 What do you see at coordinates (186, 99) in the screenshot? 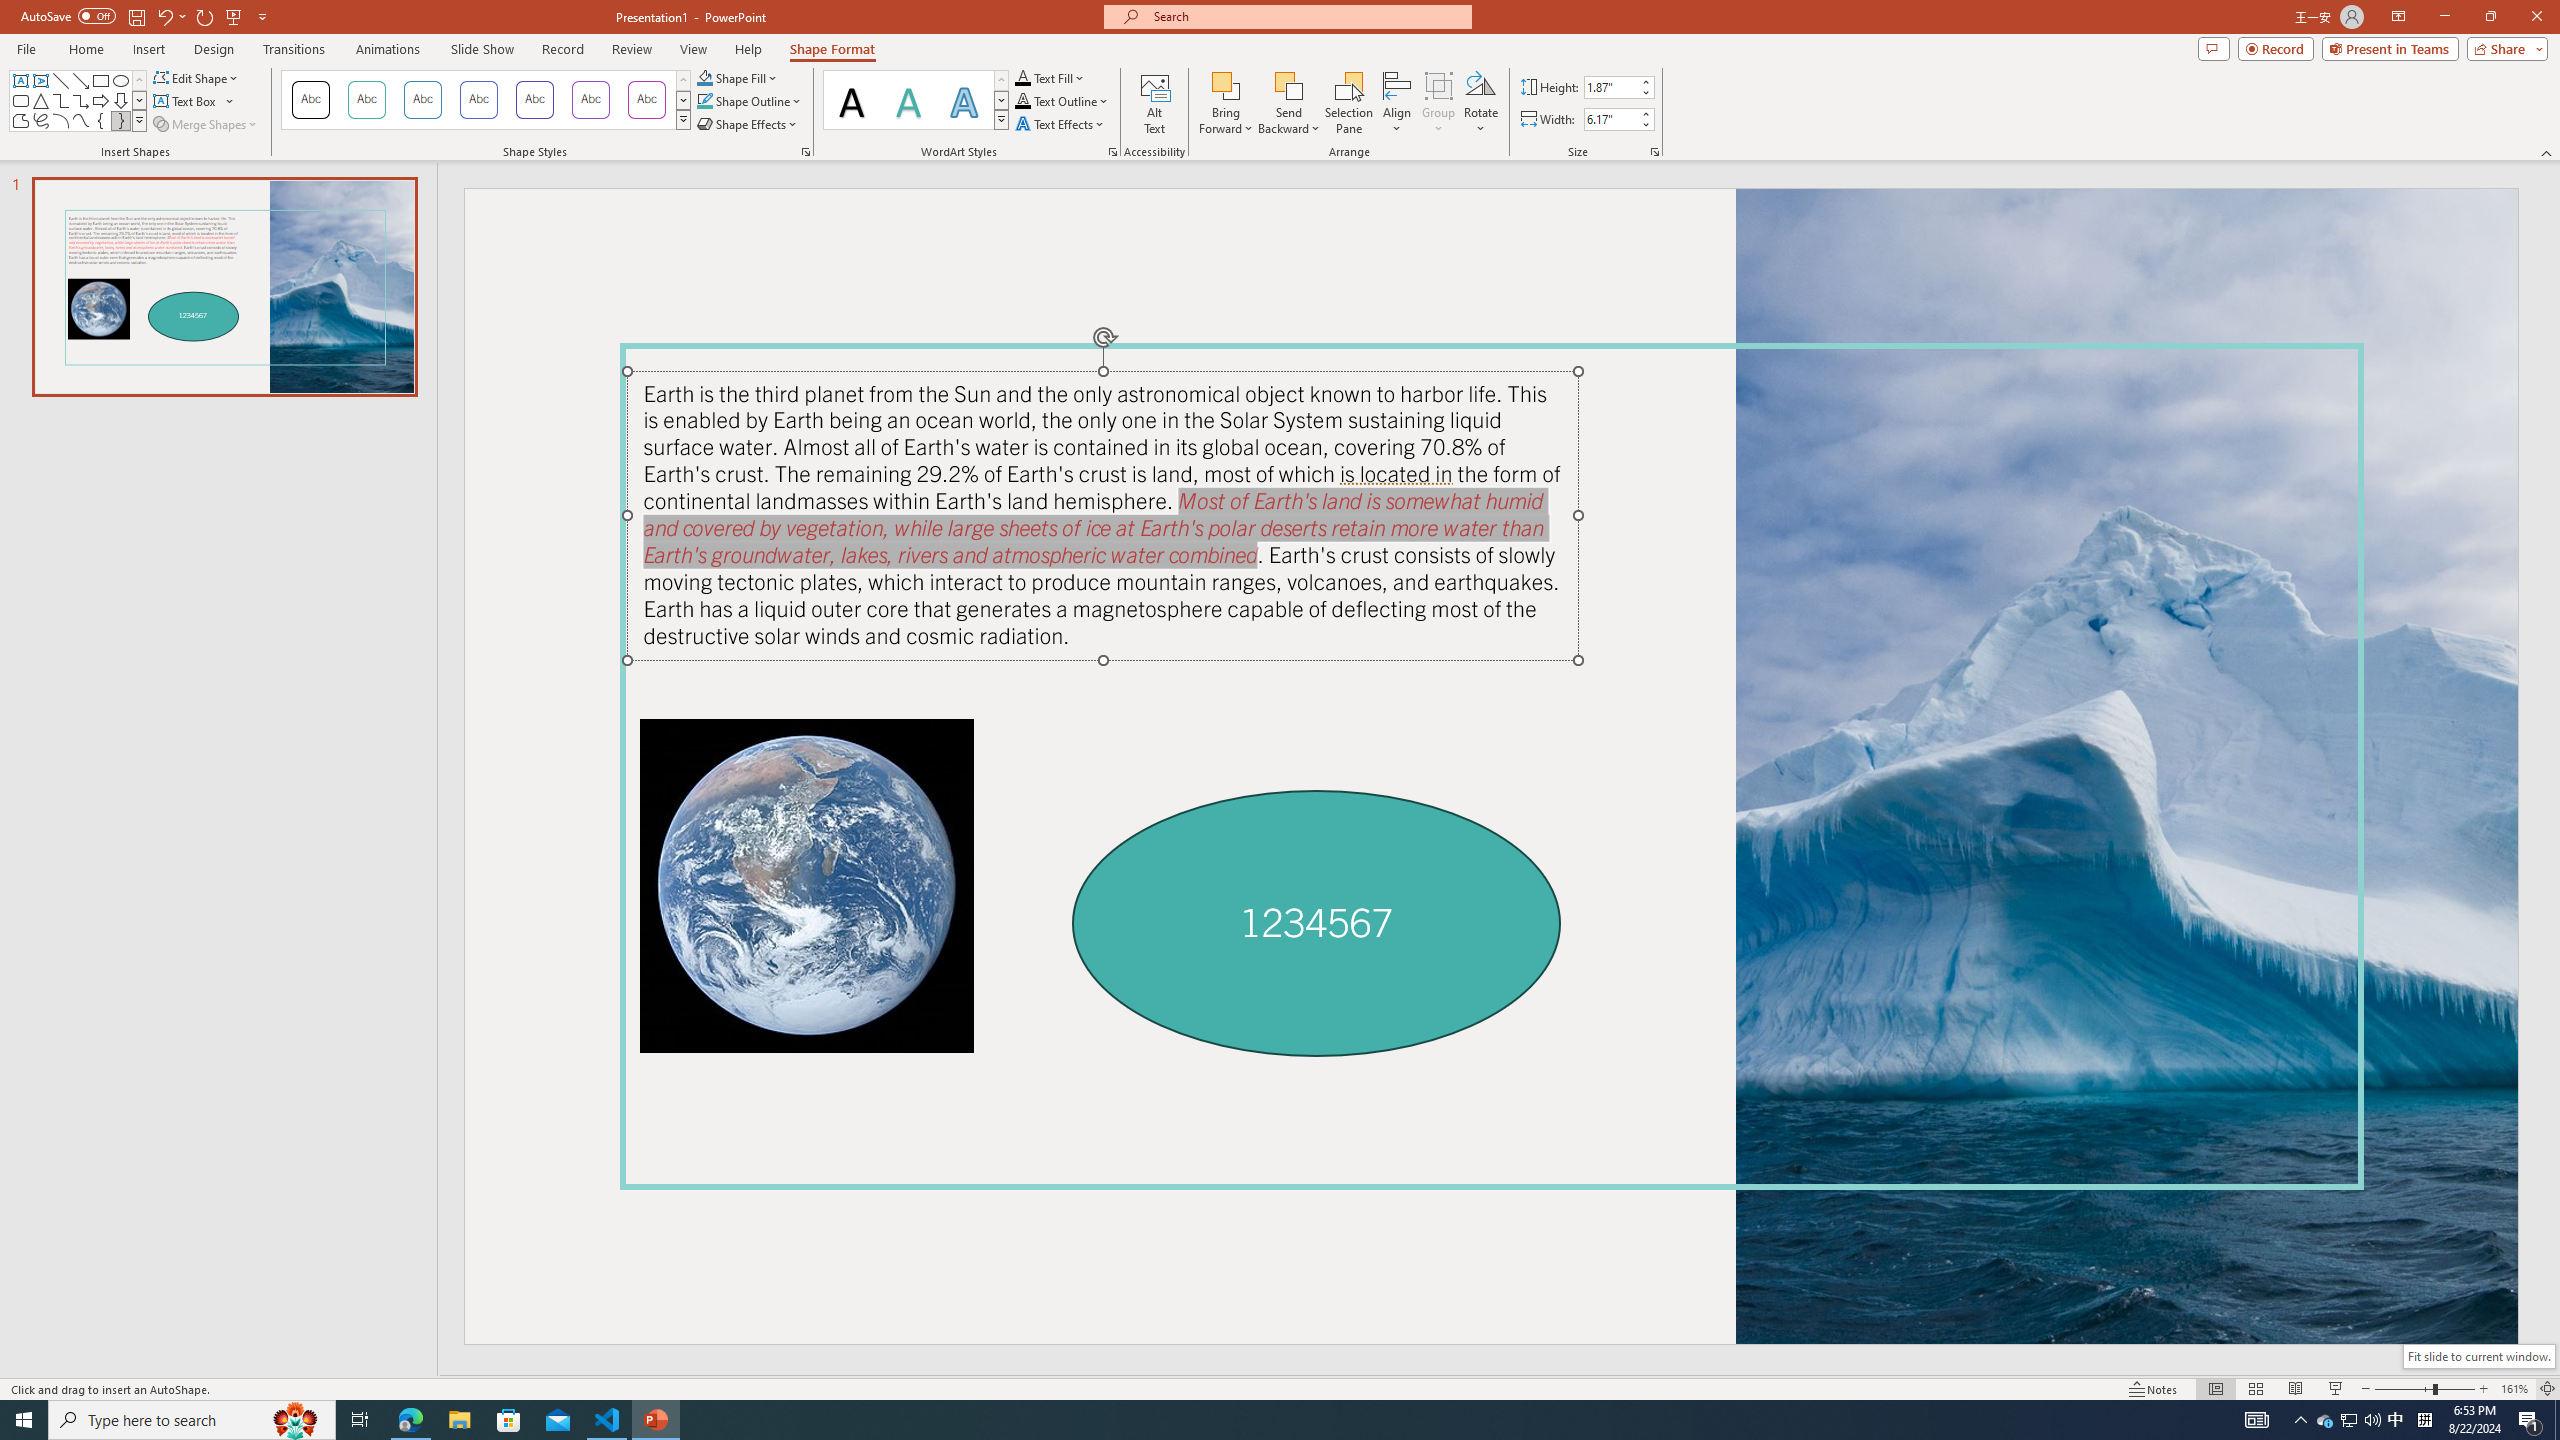
I see `'Draw Horizontal Text Box'` at bounding box center [186, 99].